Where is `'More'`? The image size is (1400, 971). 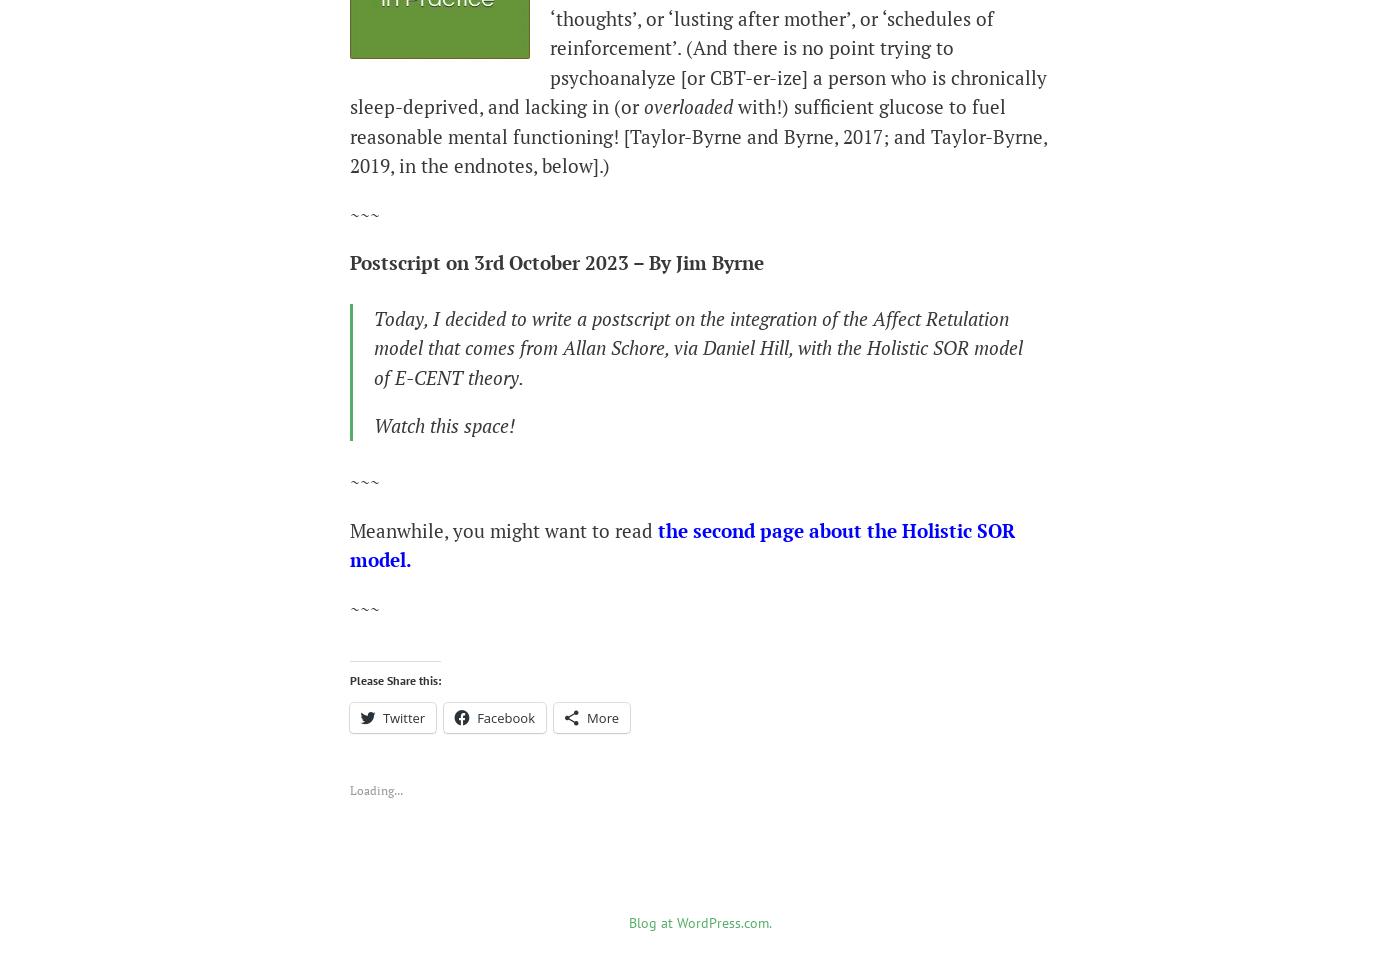 'More' is located at coordinates (602, 715).